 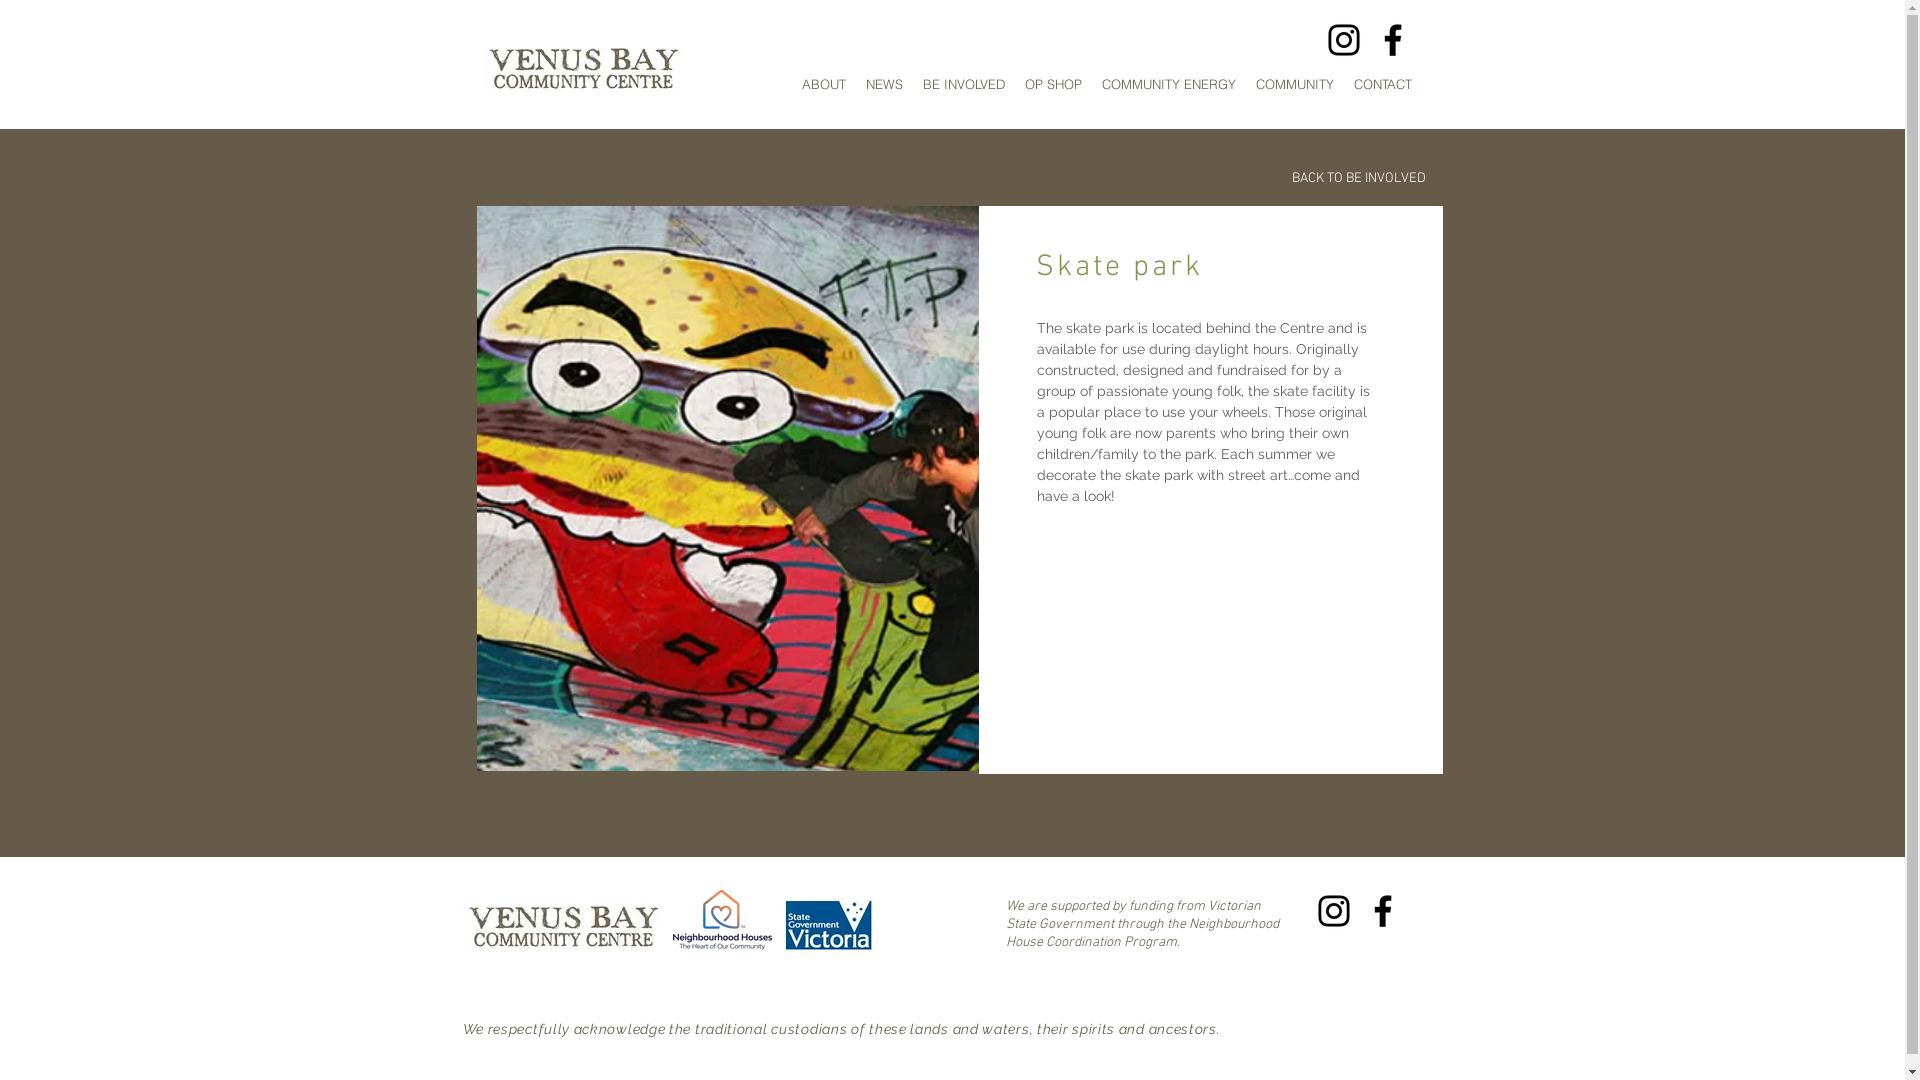 I want to click on 'BACK TO BE INVOLVED', so click(x=1281, y=177).